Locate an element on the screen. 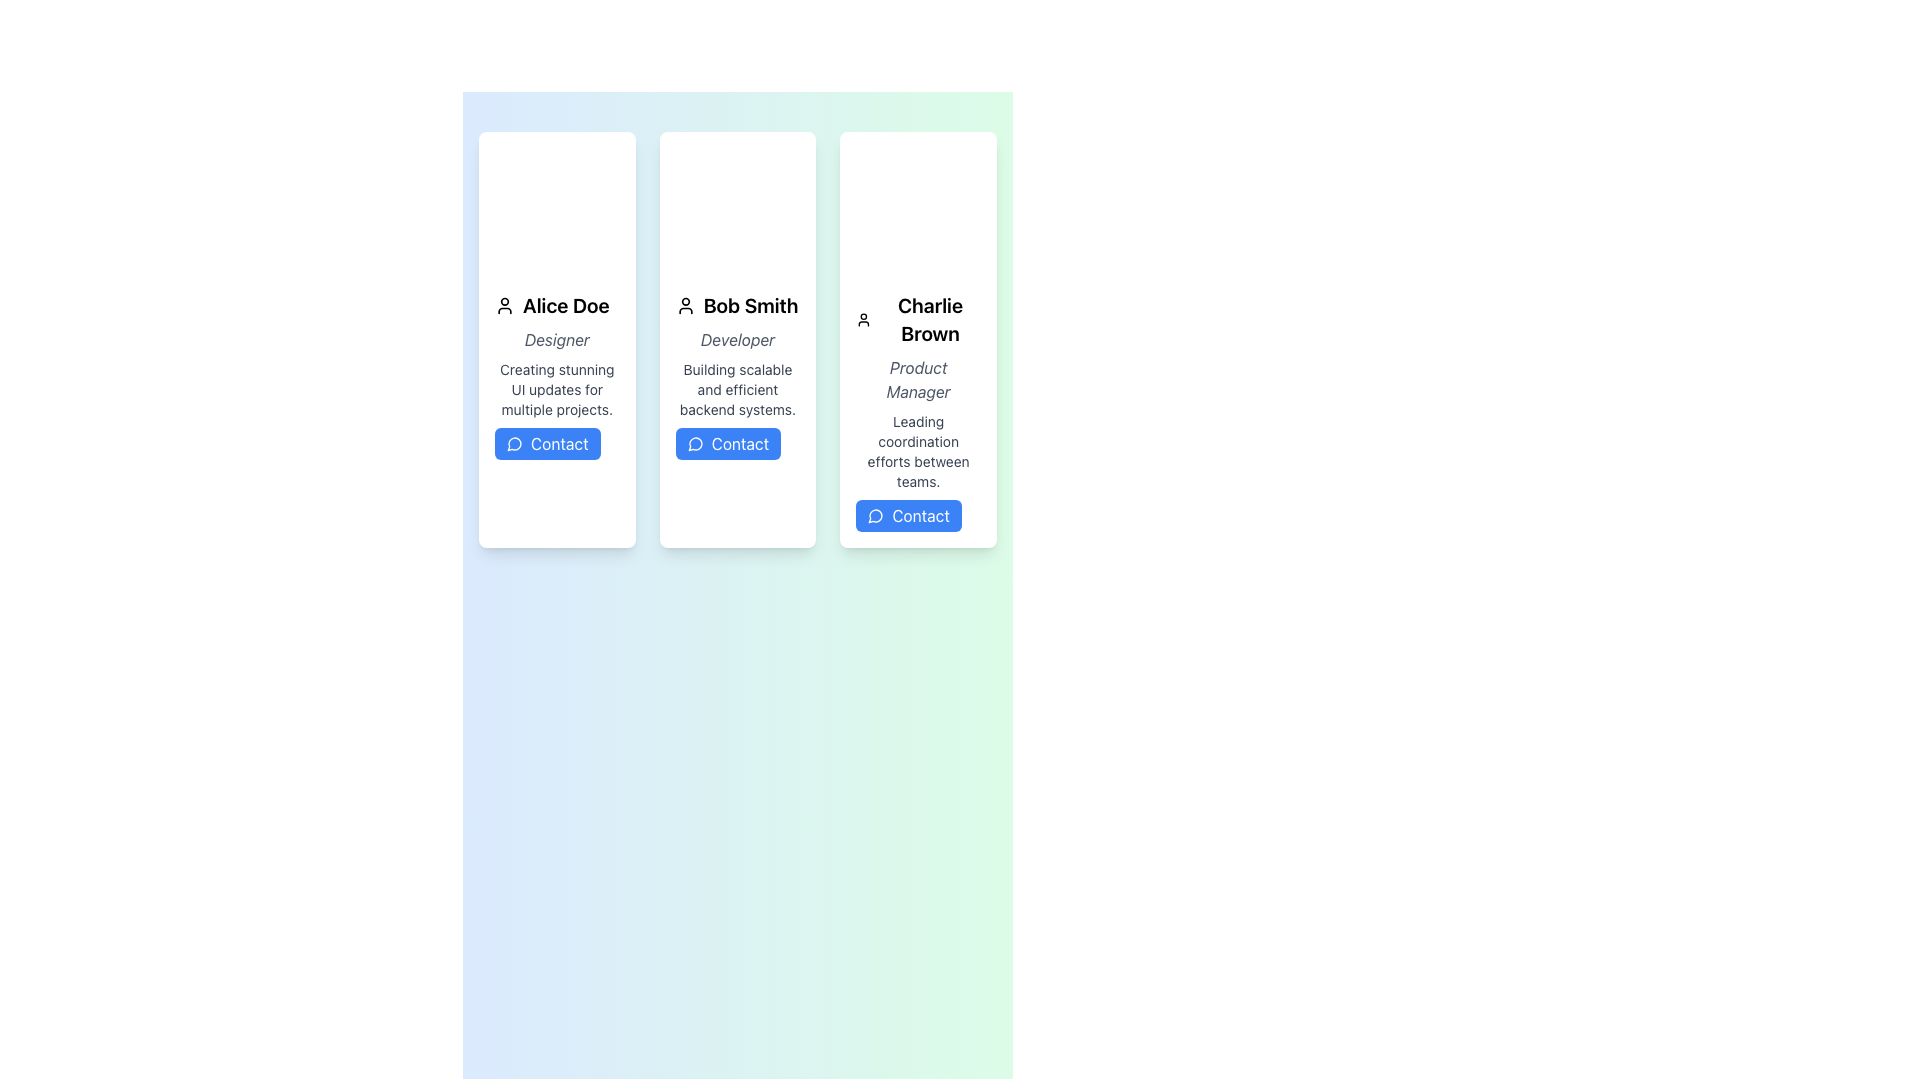 The width and height of the screenshot is (1920, 1080). the 'Contact' button which includes a speech bubble icon on the left side of the button's text is located at coordinates (876, 515).